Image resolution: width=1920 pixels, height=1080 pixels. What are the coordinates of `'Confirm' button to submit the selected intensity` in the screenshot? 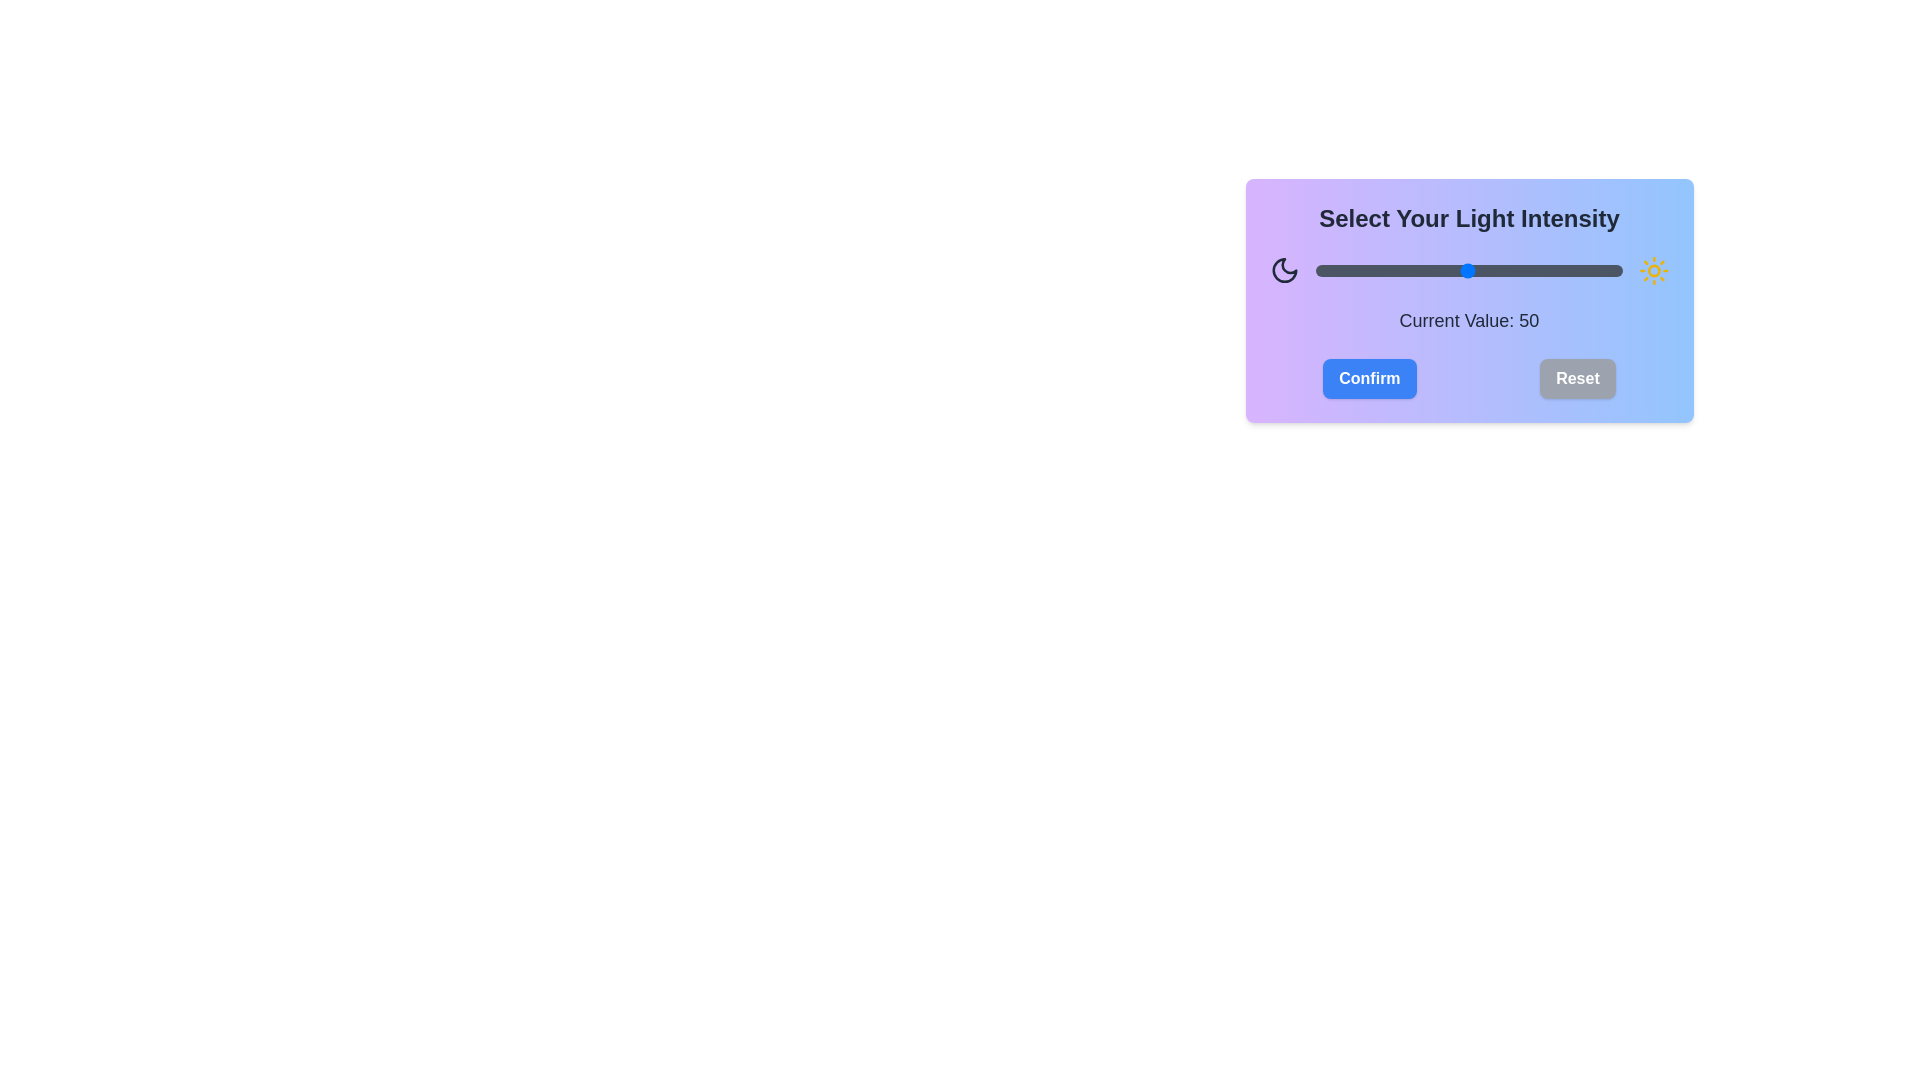 It's located at (1368, 378).